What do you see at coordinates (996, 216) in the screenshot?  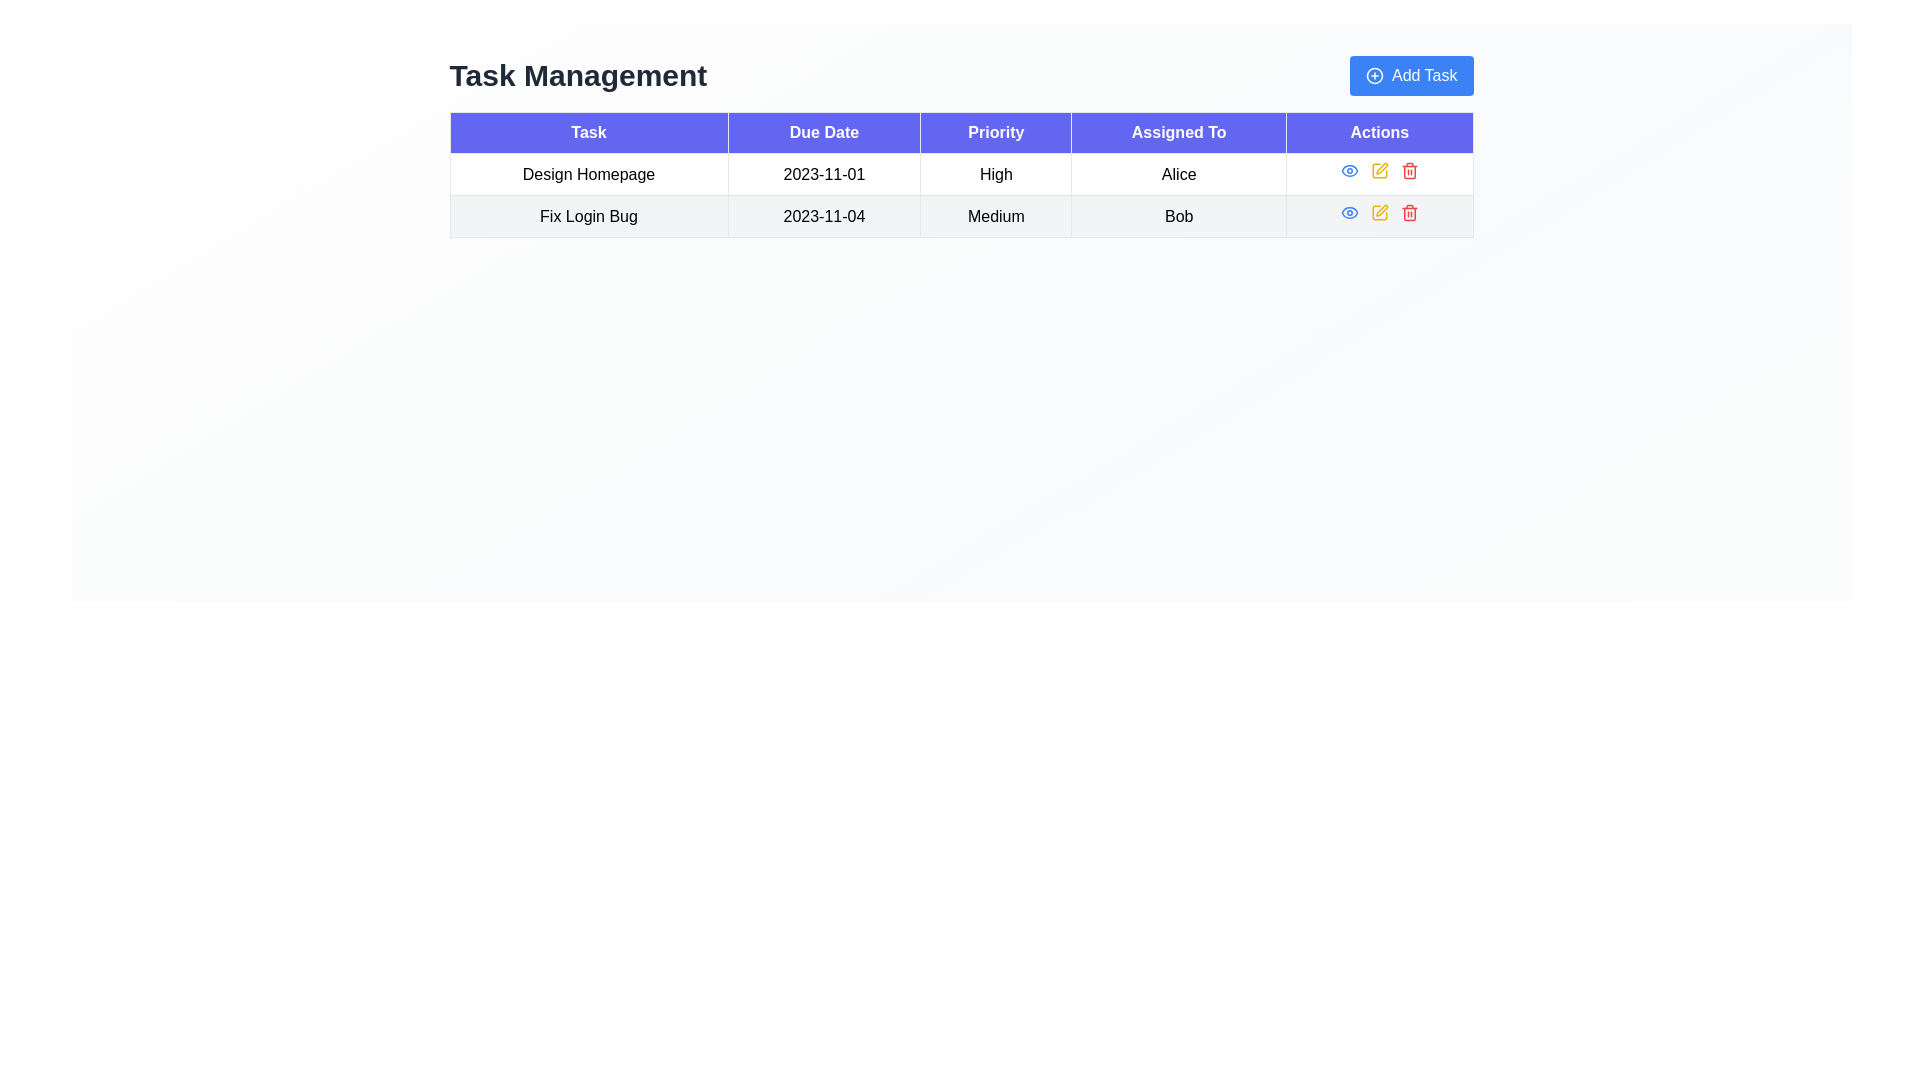 I see `the text indicator for the task 'Fix Login Bug'` at bounding box center [996, 216].